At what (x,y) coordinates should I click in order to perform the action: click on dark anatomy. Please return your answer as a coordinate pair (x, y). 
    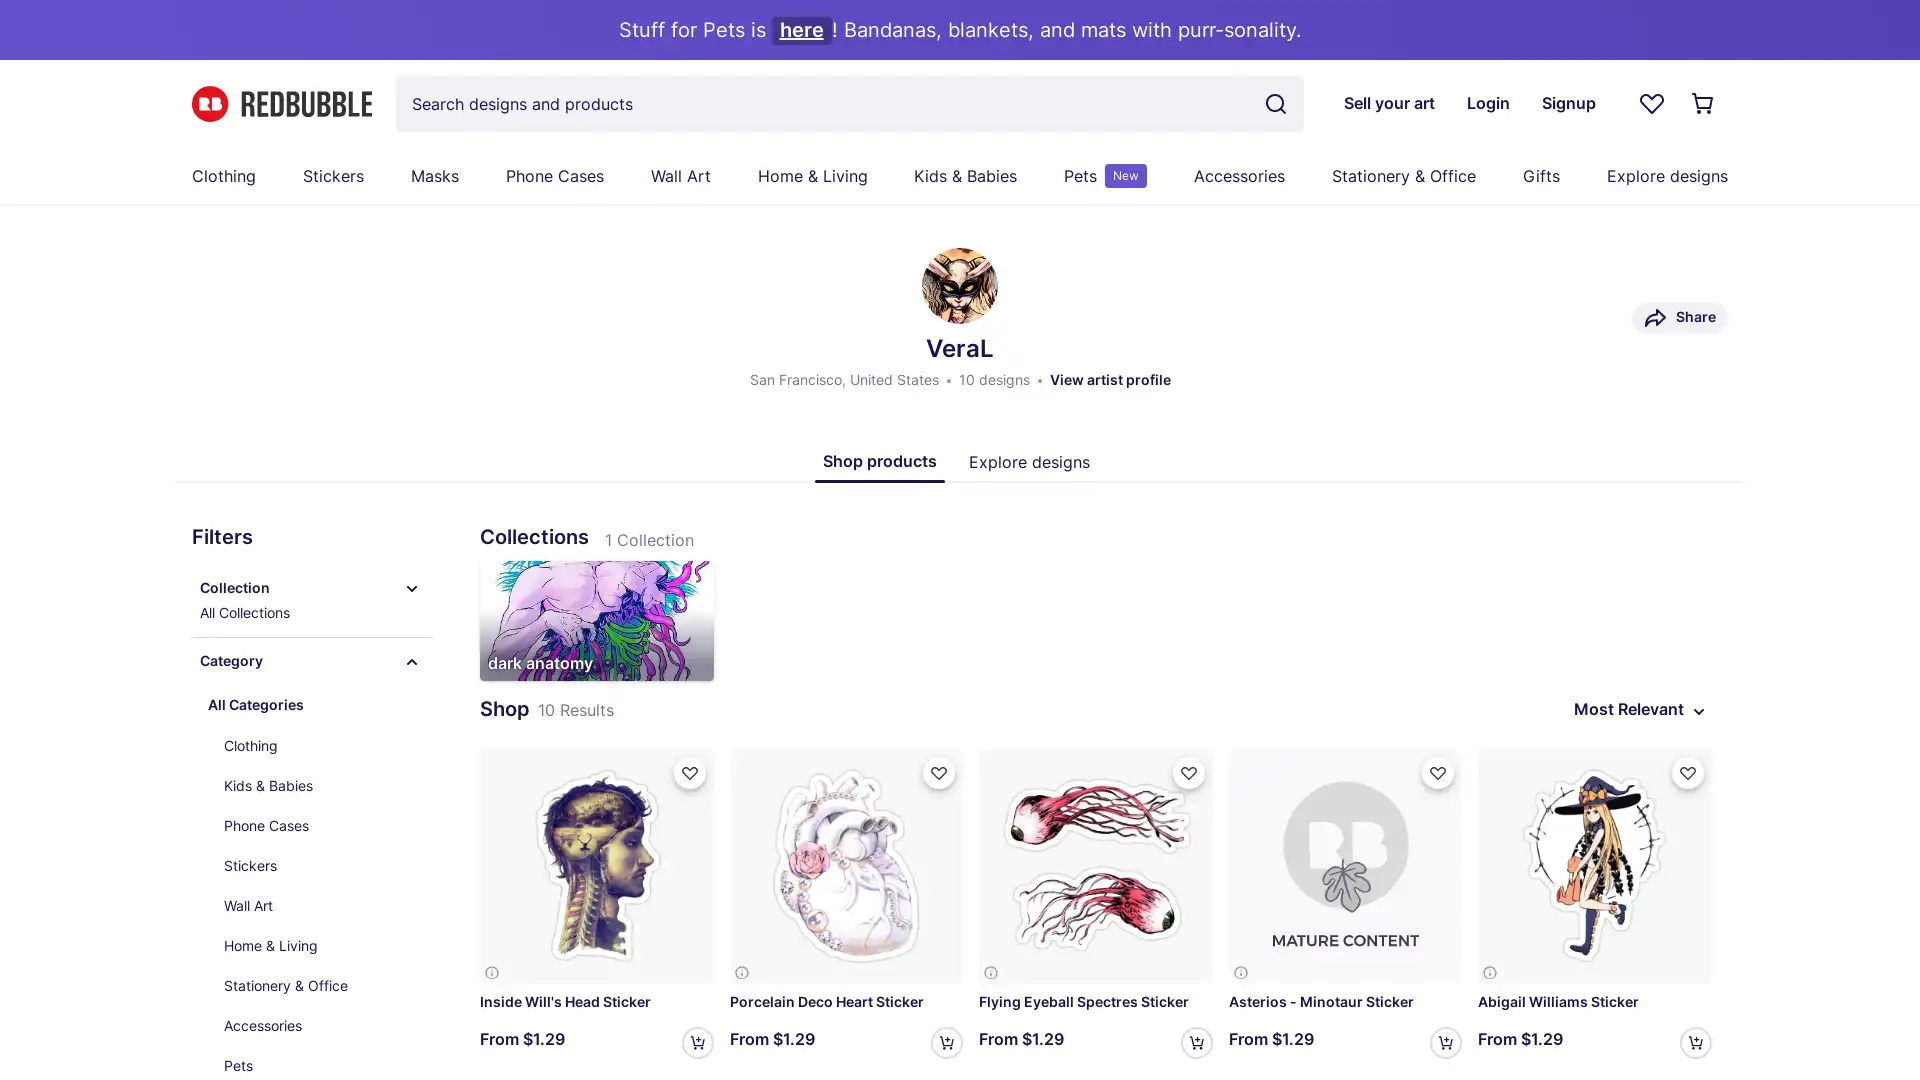
    Looking at the image, I should click on (595, 620).